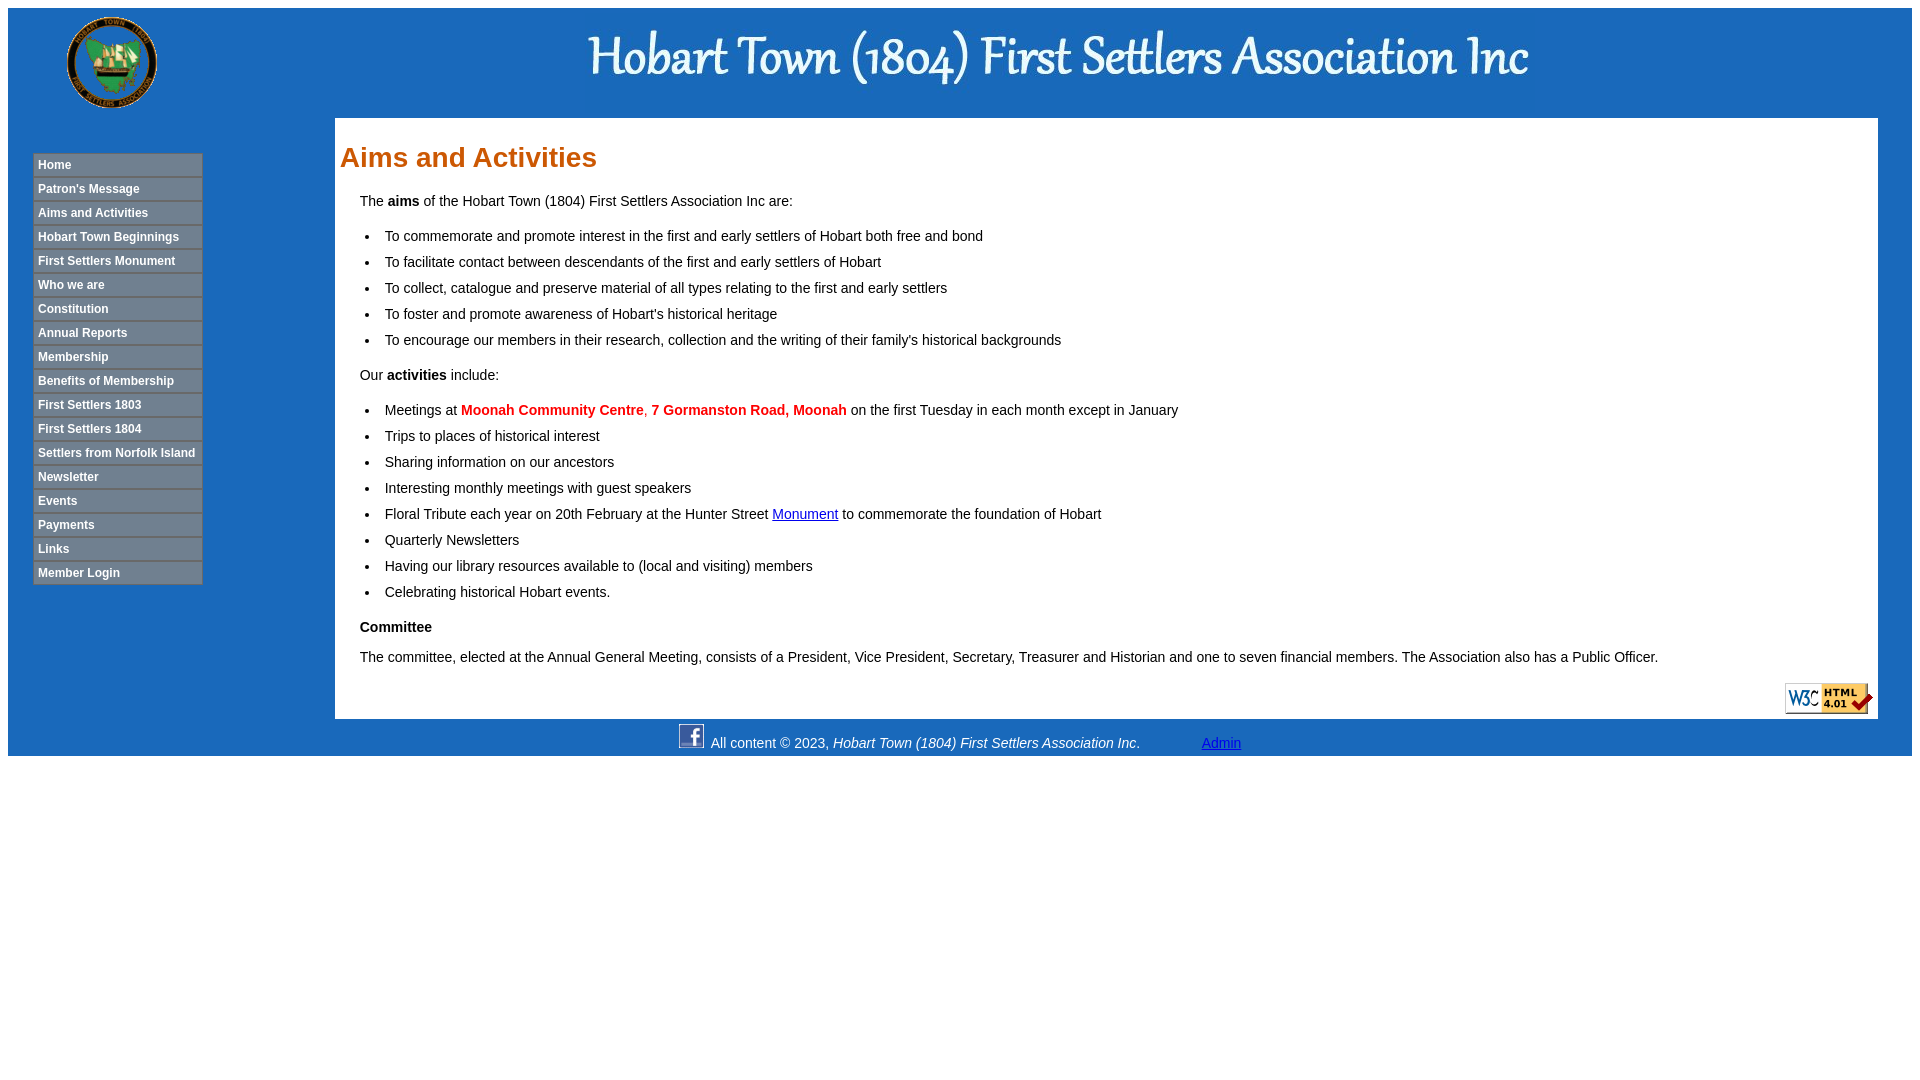  I want to click on 'Home', so click(33, 164).